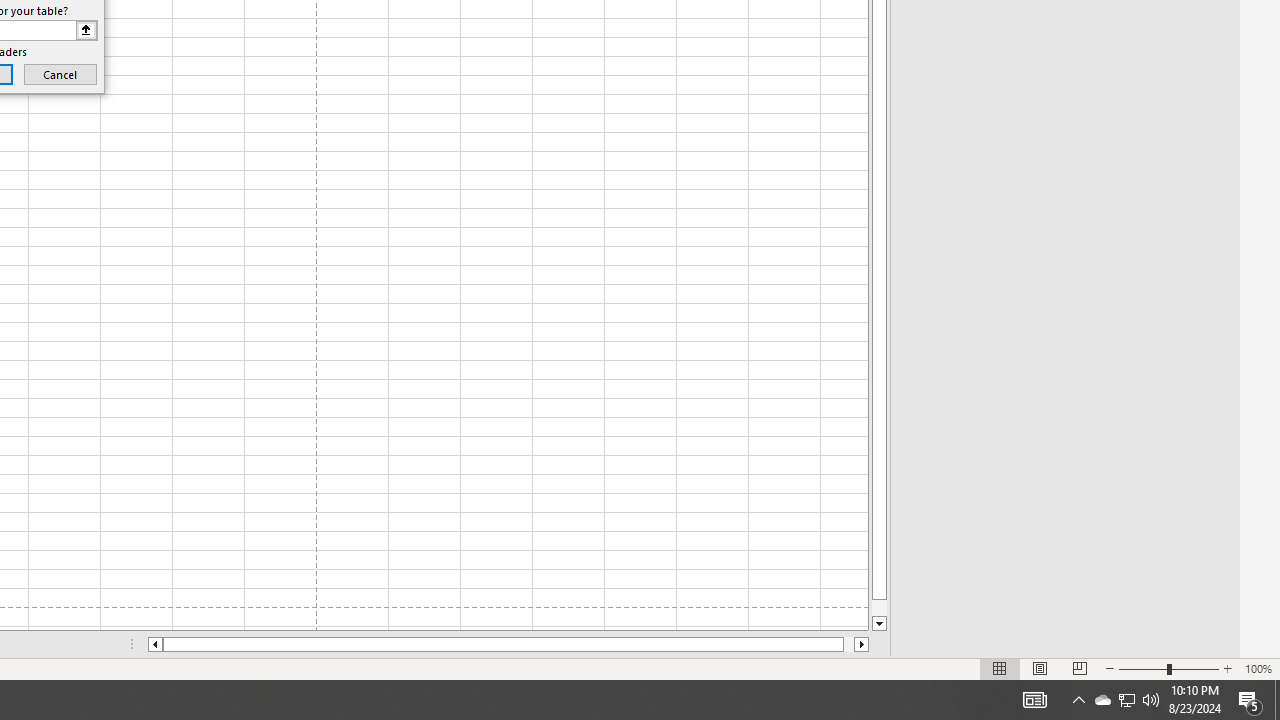 This screenshot has width=1280, height=720. Describe the element at coordinates (879, 607) in the screenshot. I see `'Page down'` at that location.